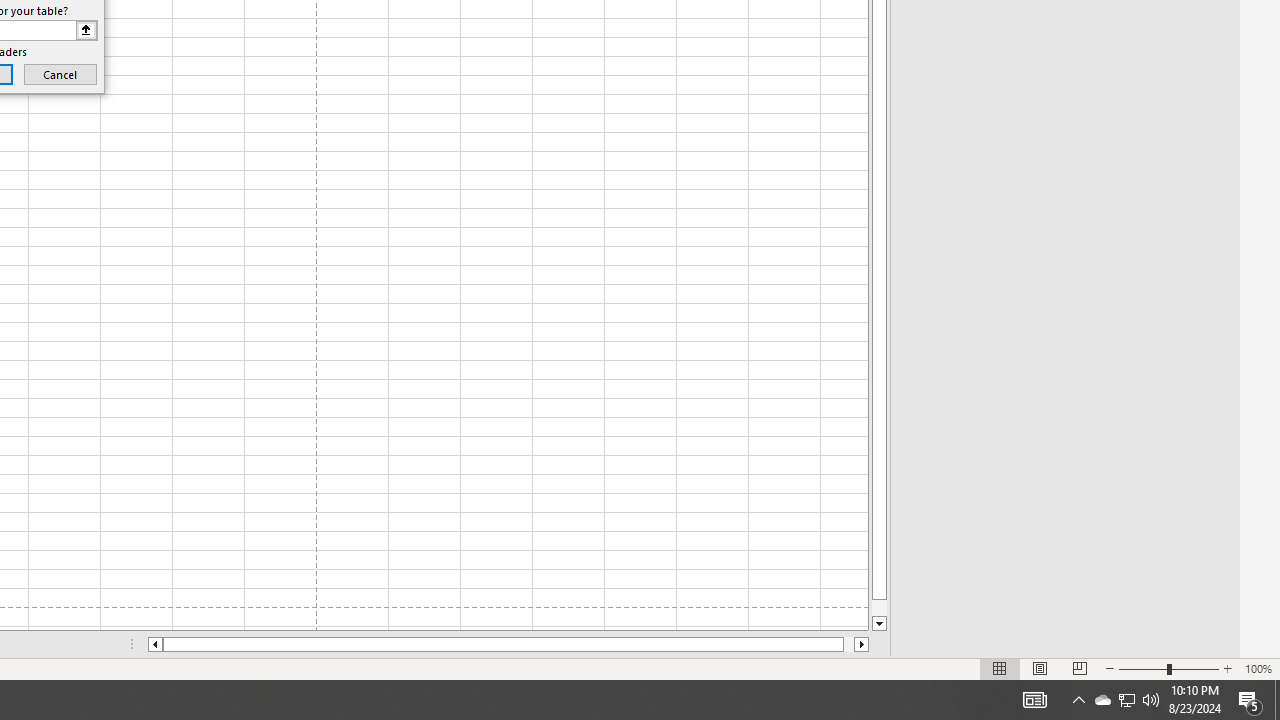 This screenshot has width=1280, height=720. Describe the element at coordinates (879, 607) in the screenshot. I see `'Page down'` at that location.